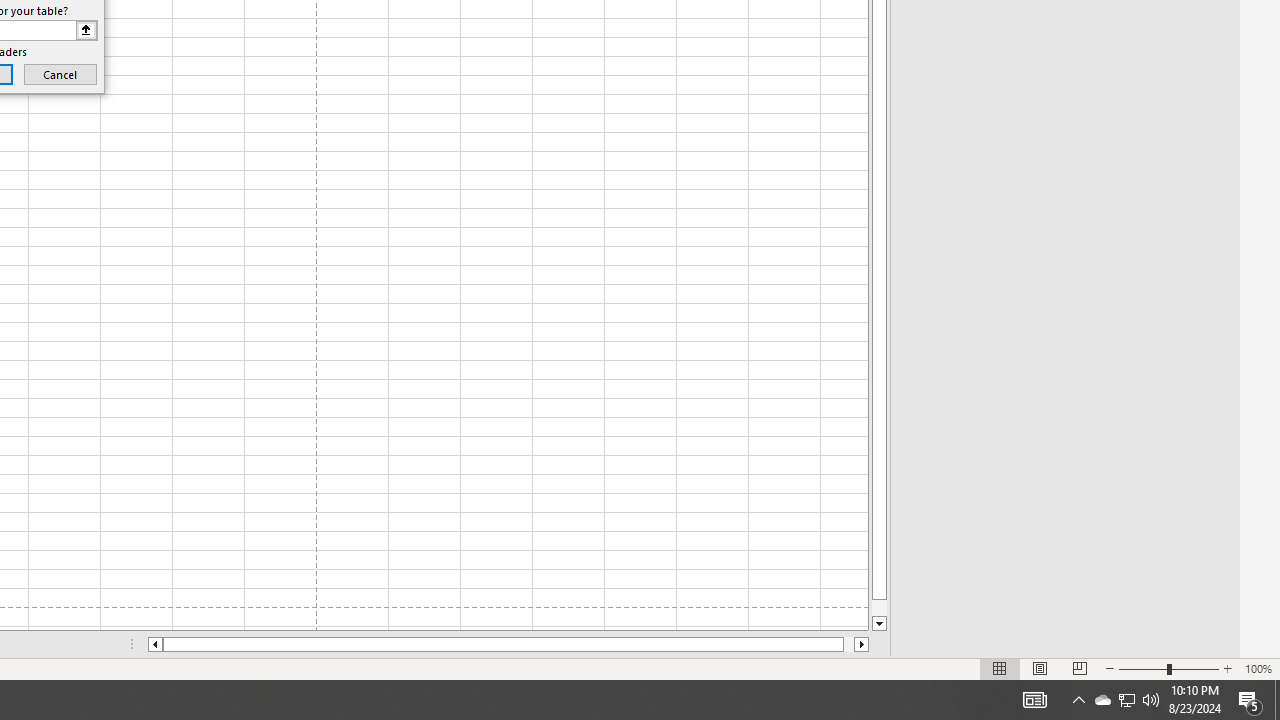 This screenshot has width=1280, height=720. Describe the element at coordinates (879, 607) in the screenshot. I see `'Page down'` at that location.